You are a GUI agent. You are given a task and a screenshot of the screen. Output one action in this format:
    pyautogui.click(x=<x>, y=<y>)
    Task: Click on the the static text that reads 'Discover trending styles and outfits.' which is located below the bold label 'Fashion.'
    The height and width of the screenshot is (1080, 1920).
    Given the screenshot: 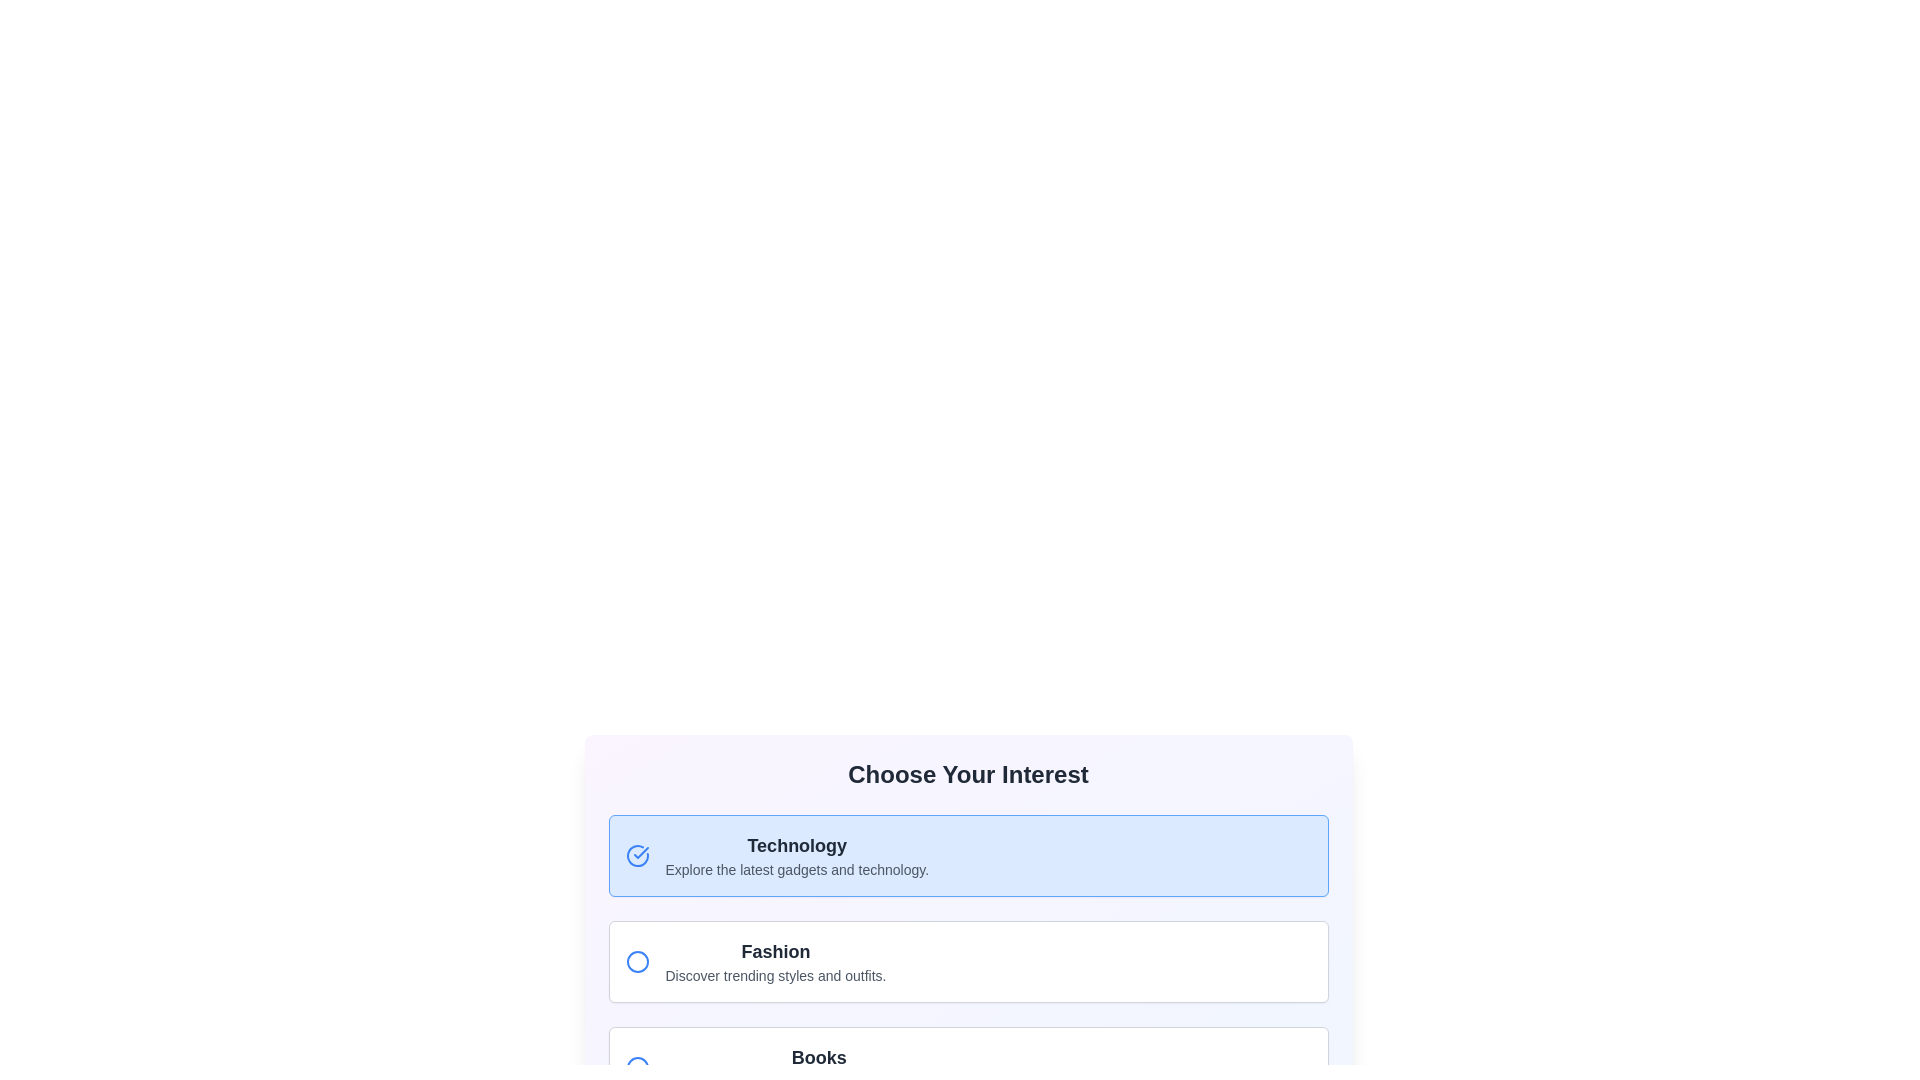 What is the action you would take?
    pyautogui.click(x=775, y=974)
    